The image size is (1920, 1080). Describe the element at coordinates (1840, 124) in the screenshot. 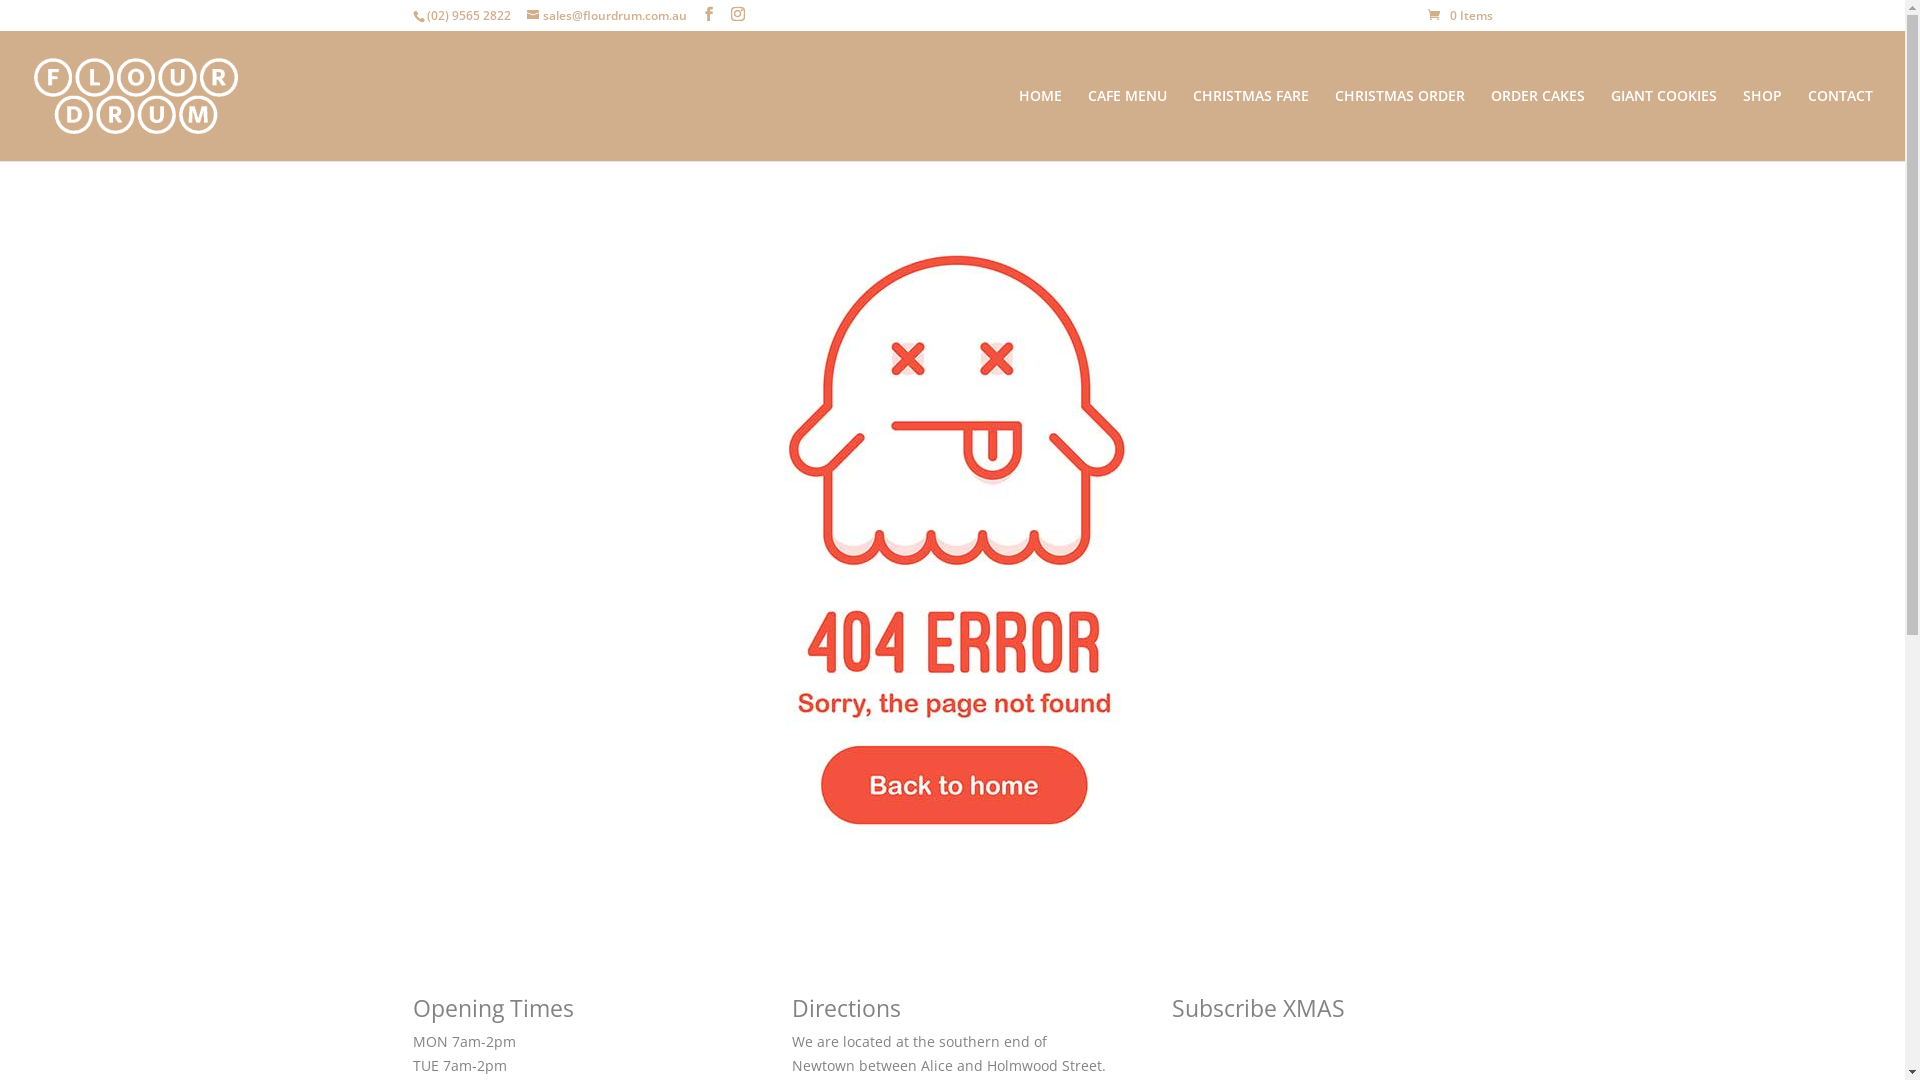

I see `'CONTACT'` at that location.